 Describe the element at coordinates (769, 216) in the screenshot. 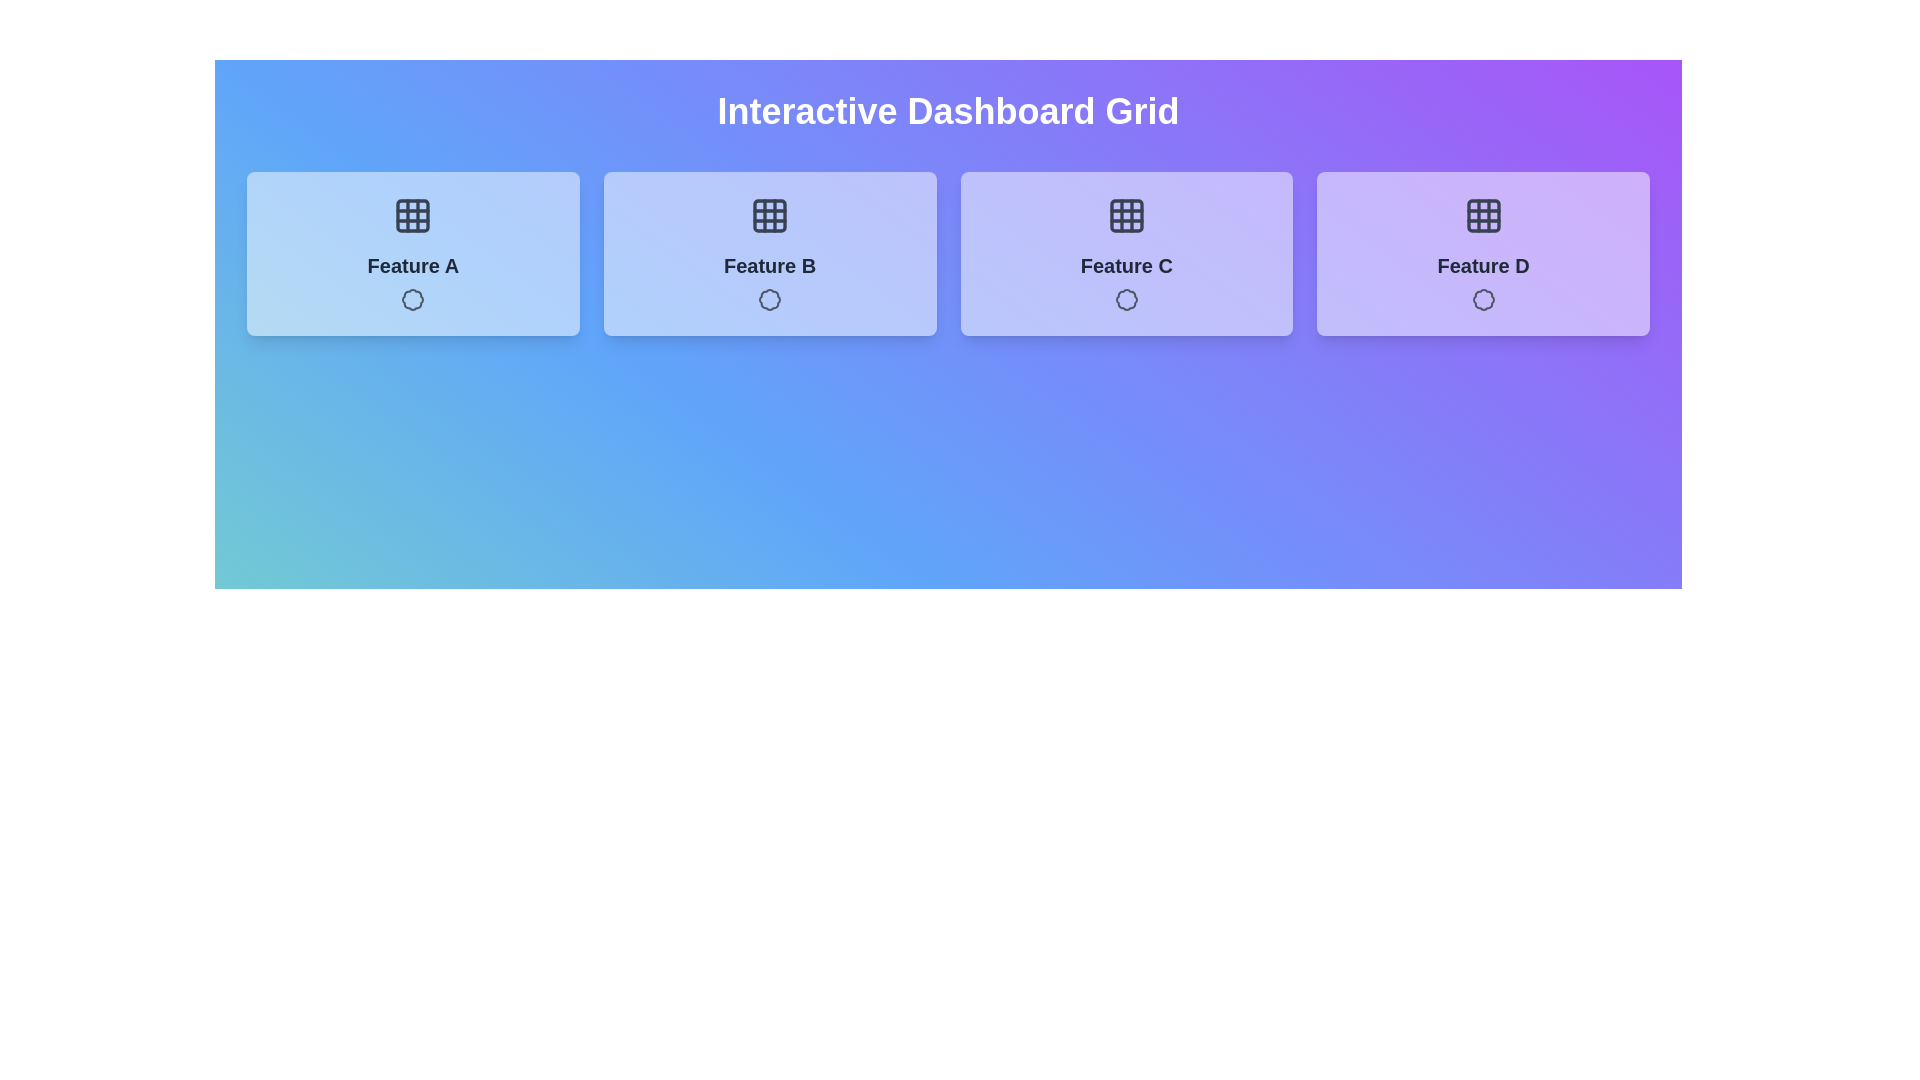

I see `the center square icon in the 3x3 grid of the card labeled 'Feature B'` at that location.